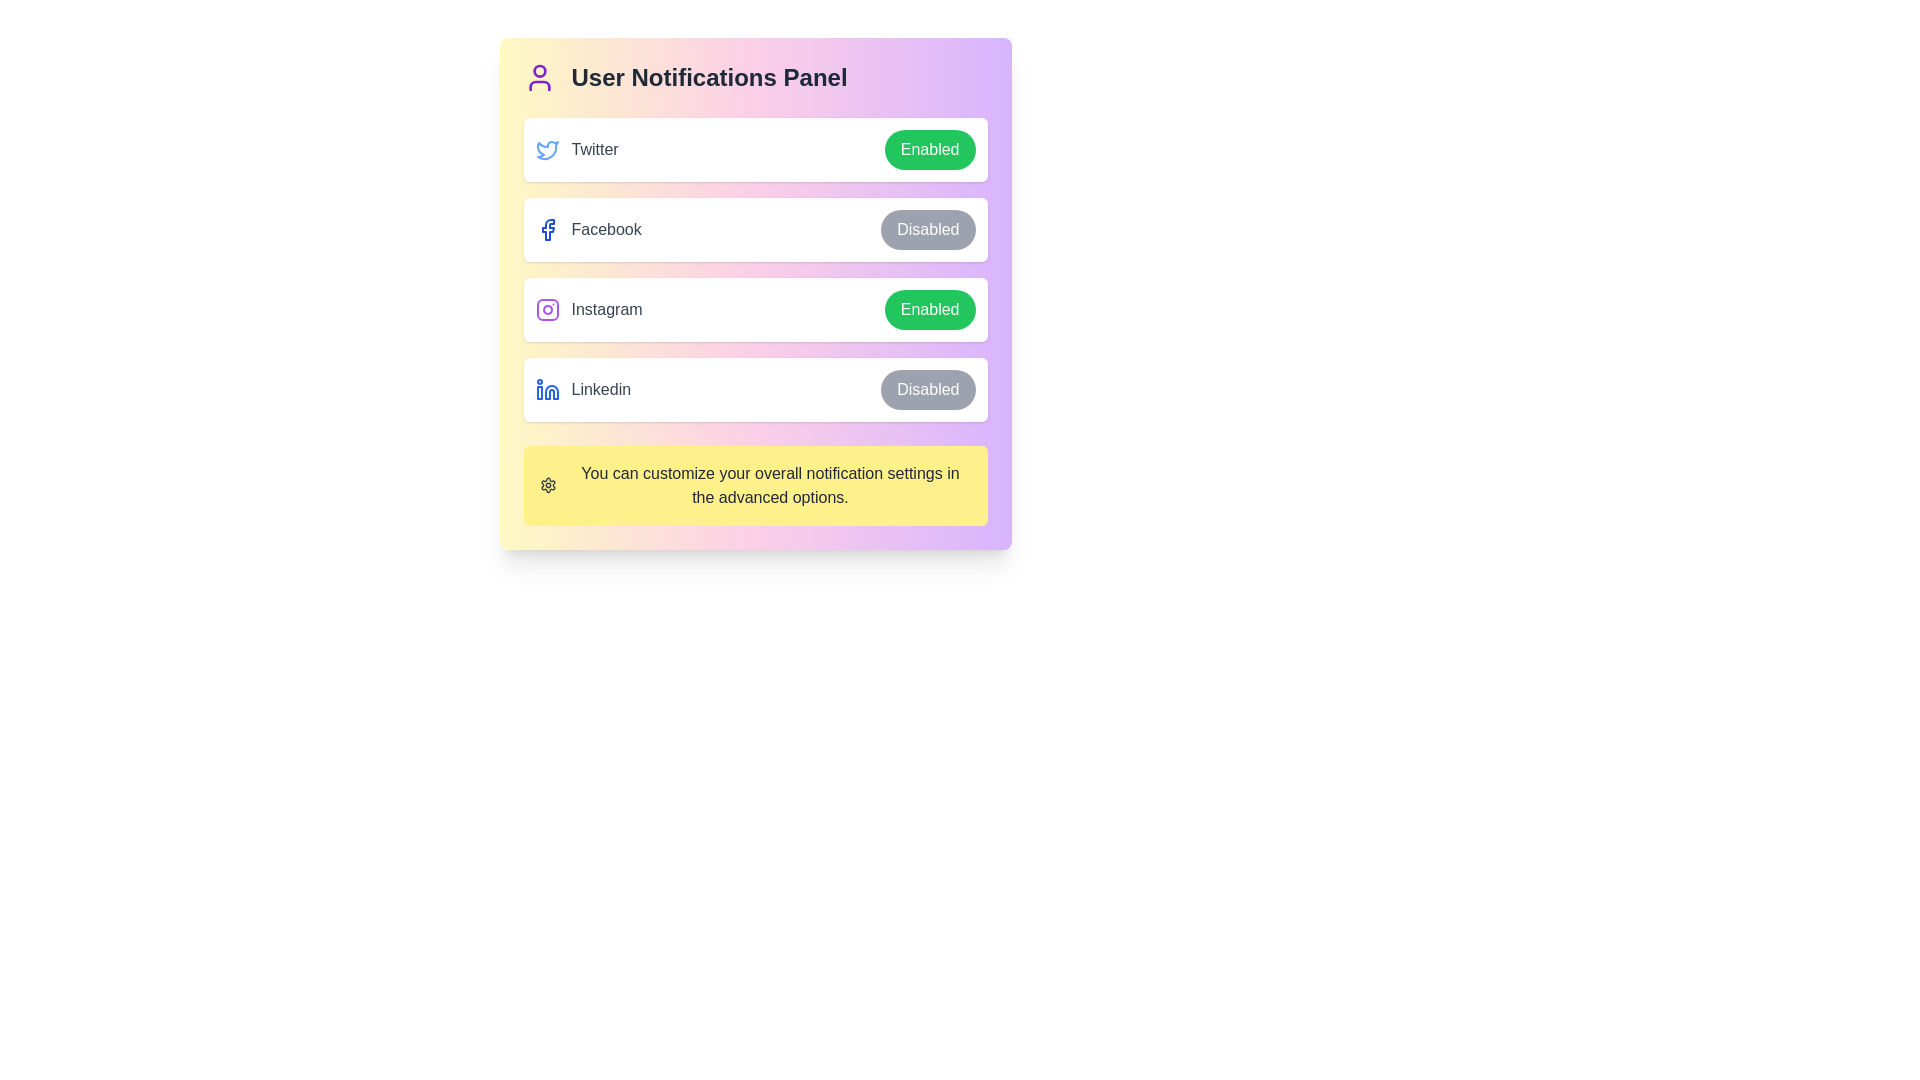  I want to click on the pill-shaped button labeled 'Disabled' with white text on a gray background, located to the far right of the 'Facebook' section in the second row of a vertical list, so click(927, 229).